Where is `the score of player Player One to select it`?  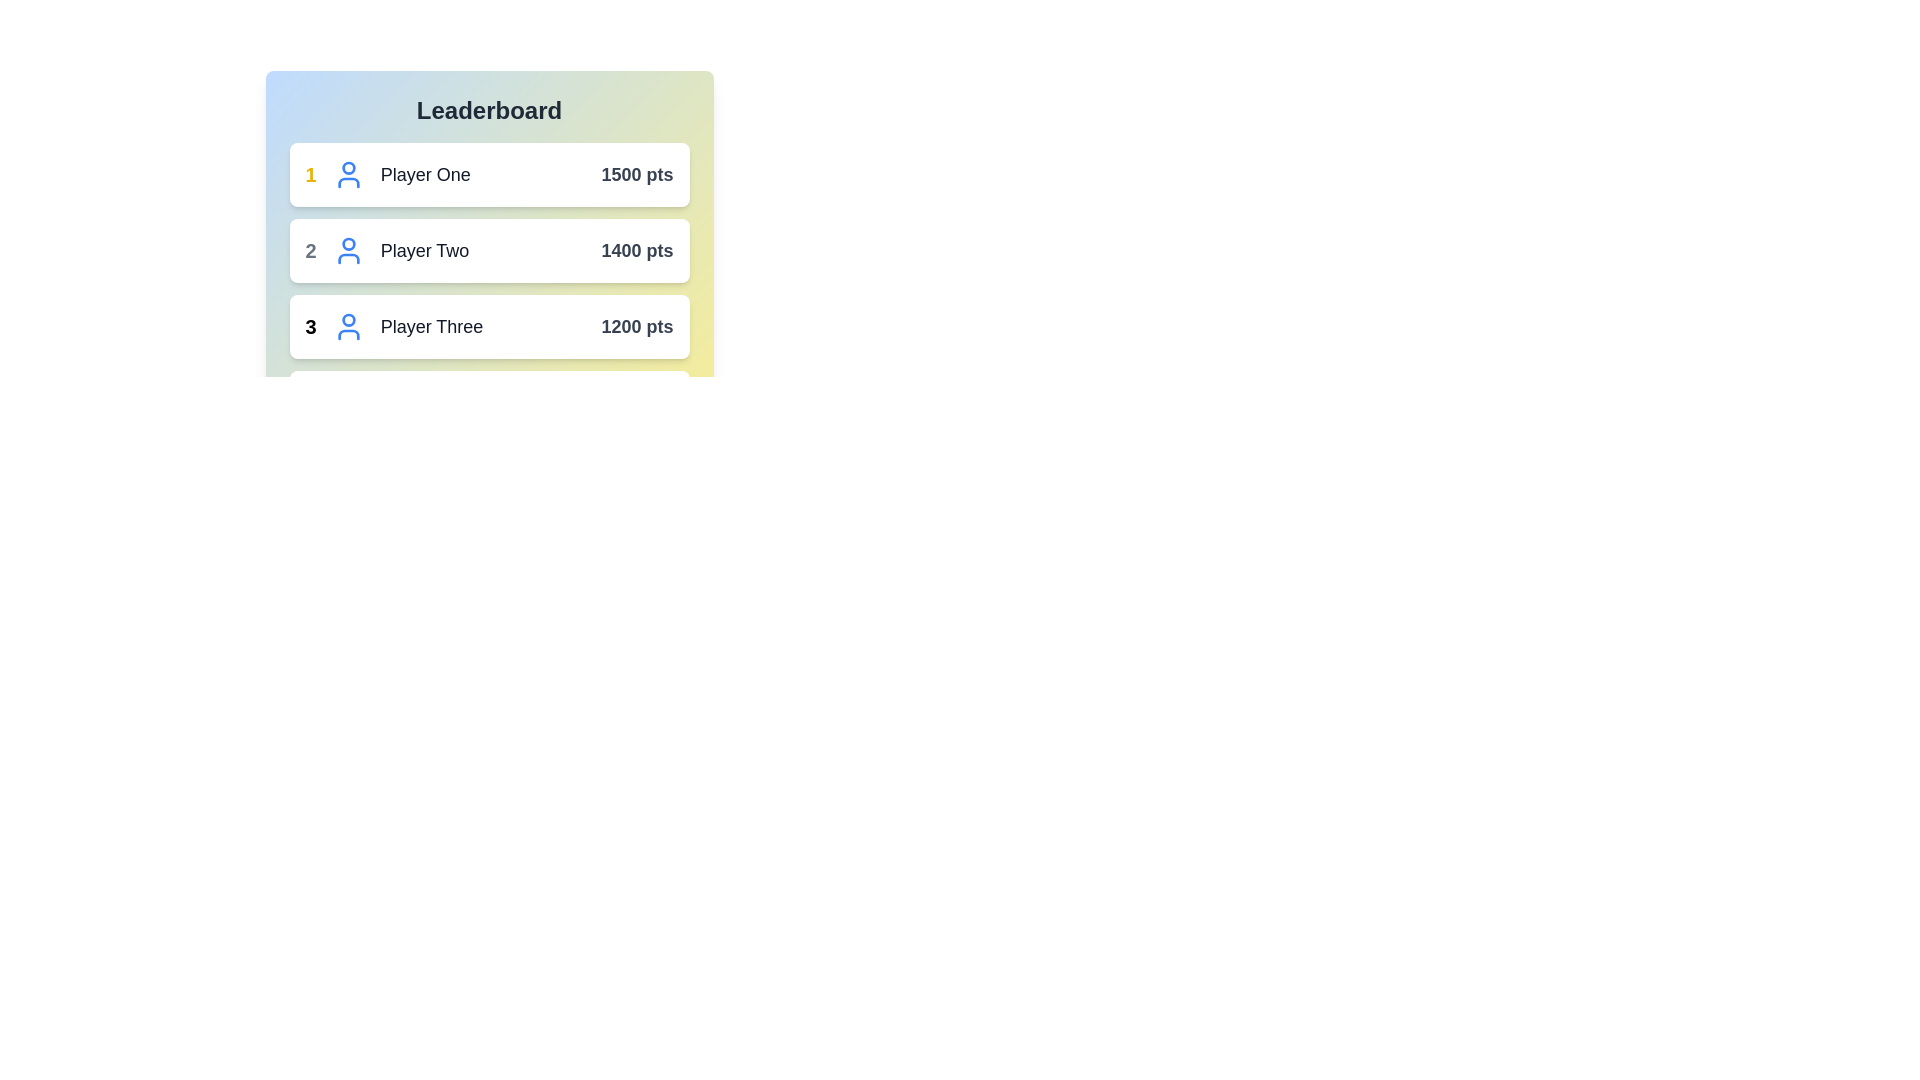
the score of player Player One to select it is located at coordinates (636, 173).